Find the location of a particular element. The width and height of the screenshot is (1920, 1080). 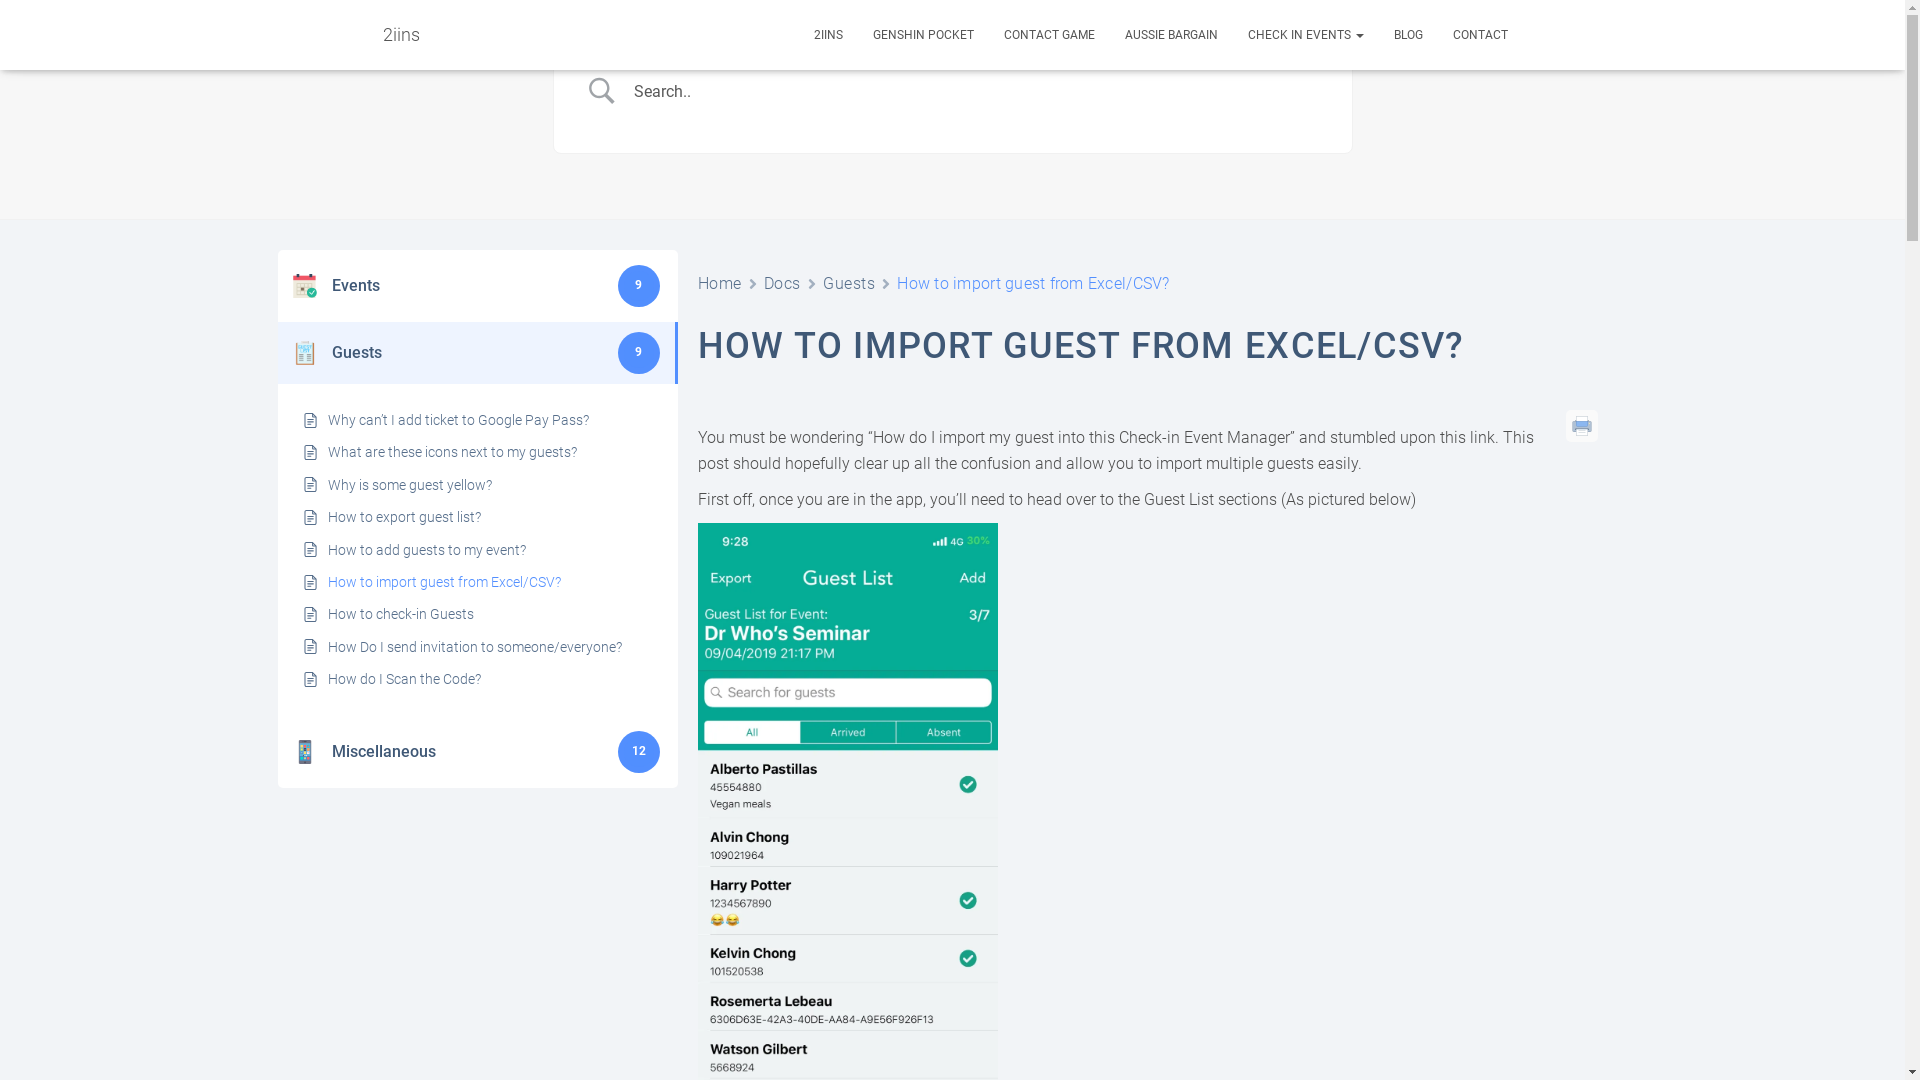

'2IINS' is located at coordinates (827, 34).